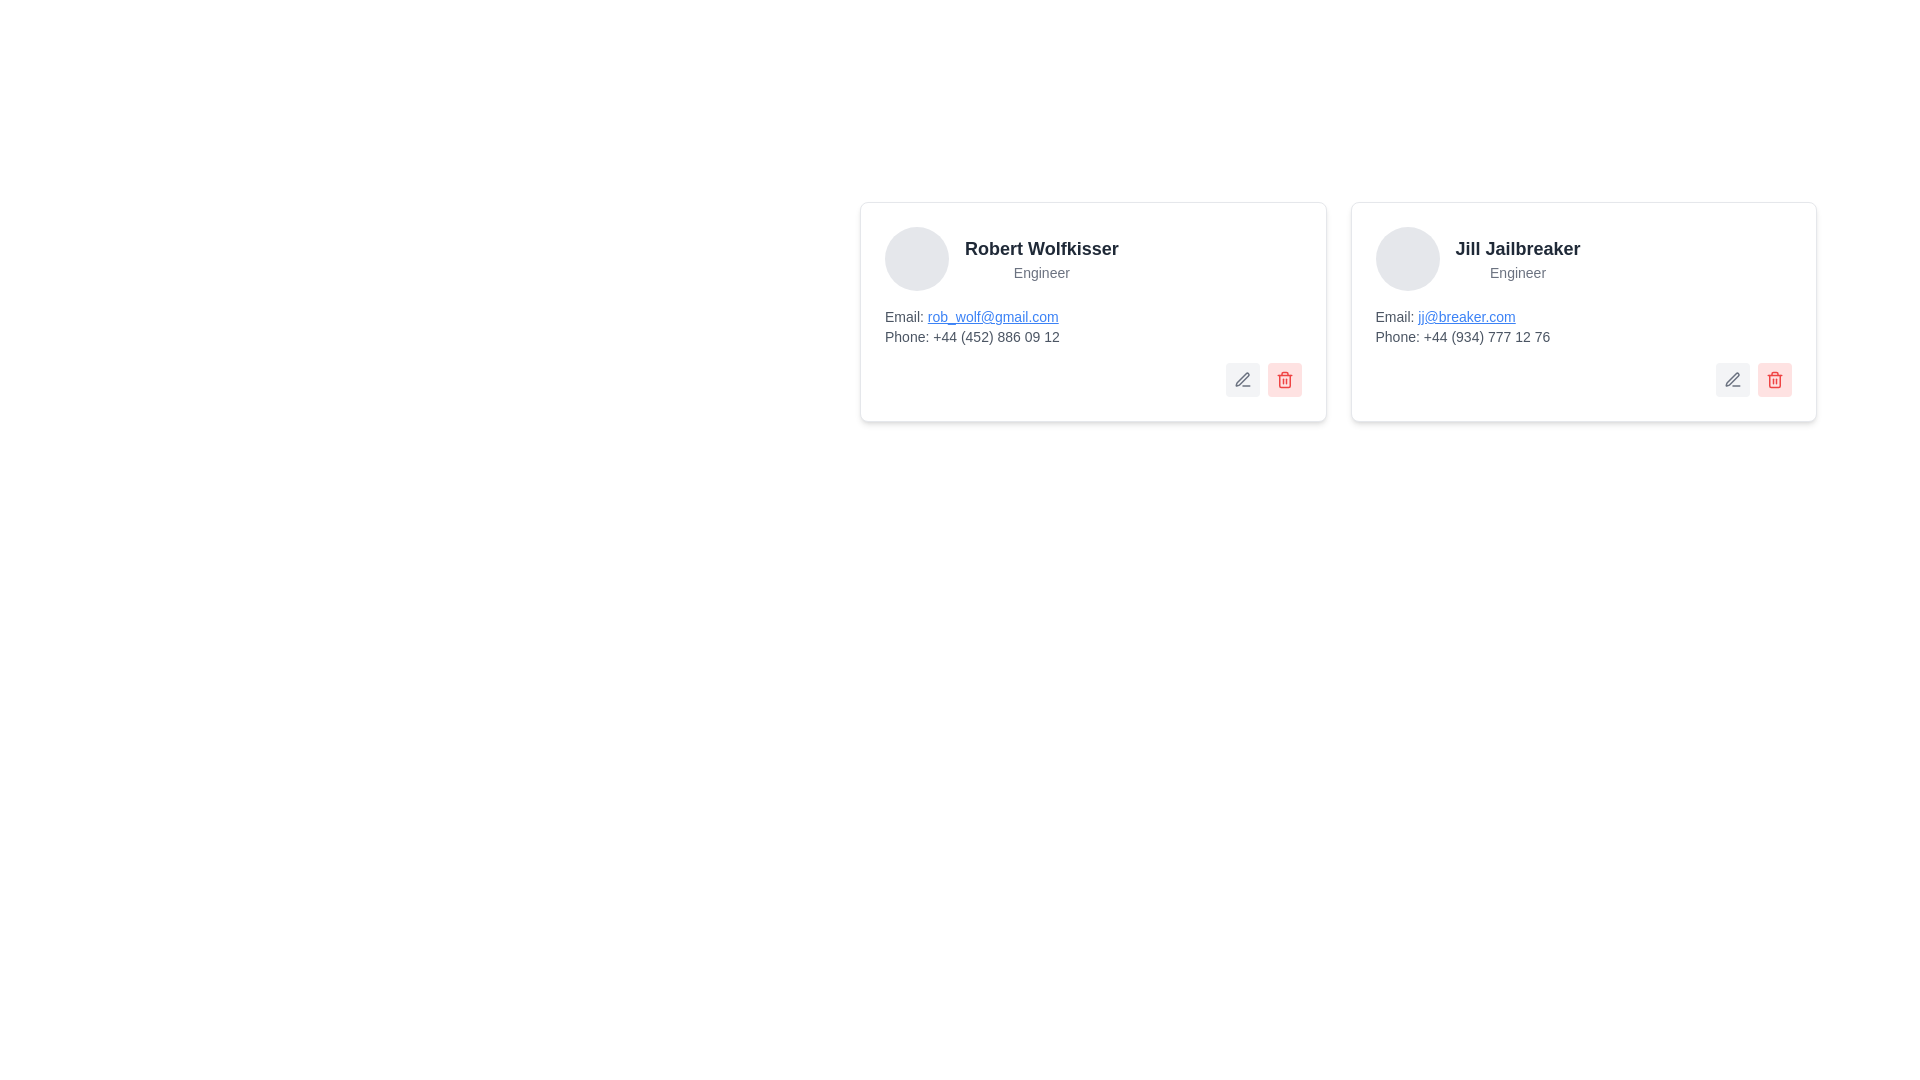  I want to click on the edit button located at the bottom-right corner of Jill Jailbreaker's card, so click(1731, 380).